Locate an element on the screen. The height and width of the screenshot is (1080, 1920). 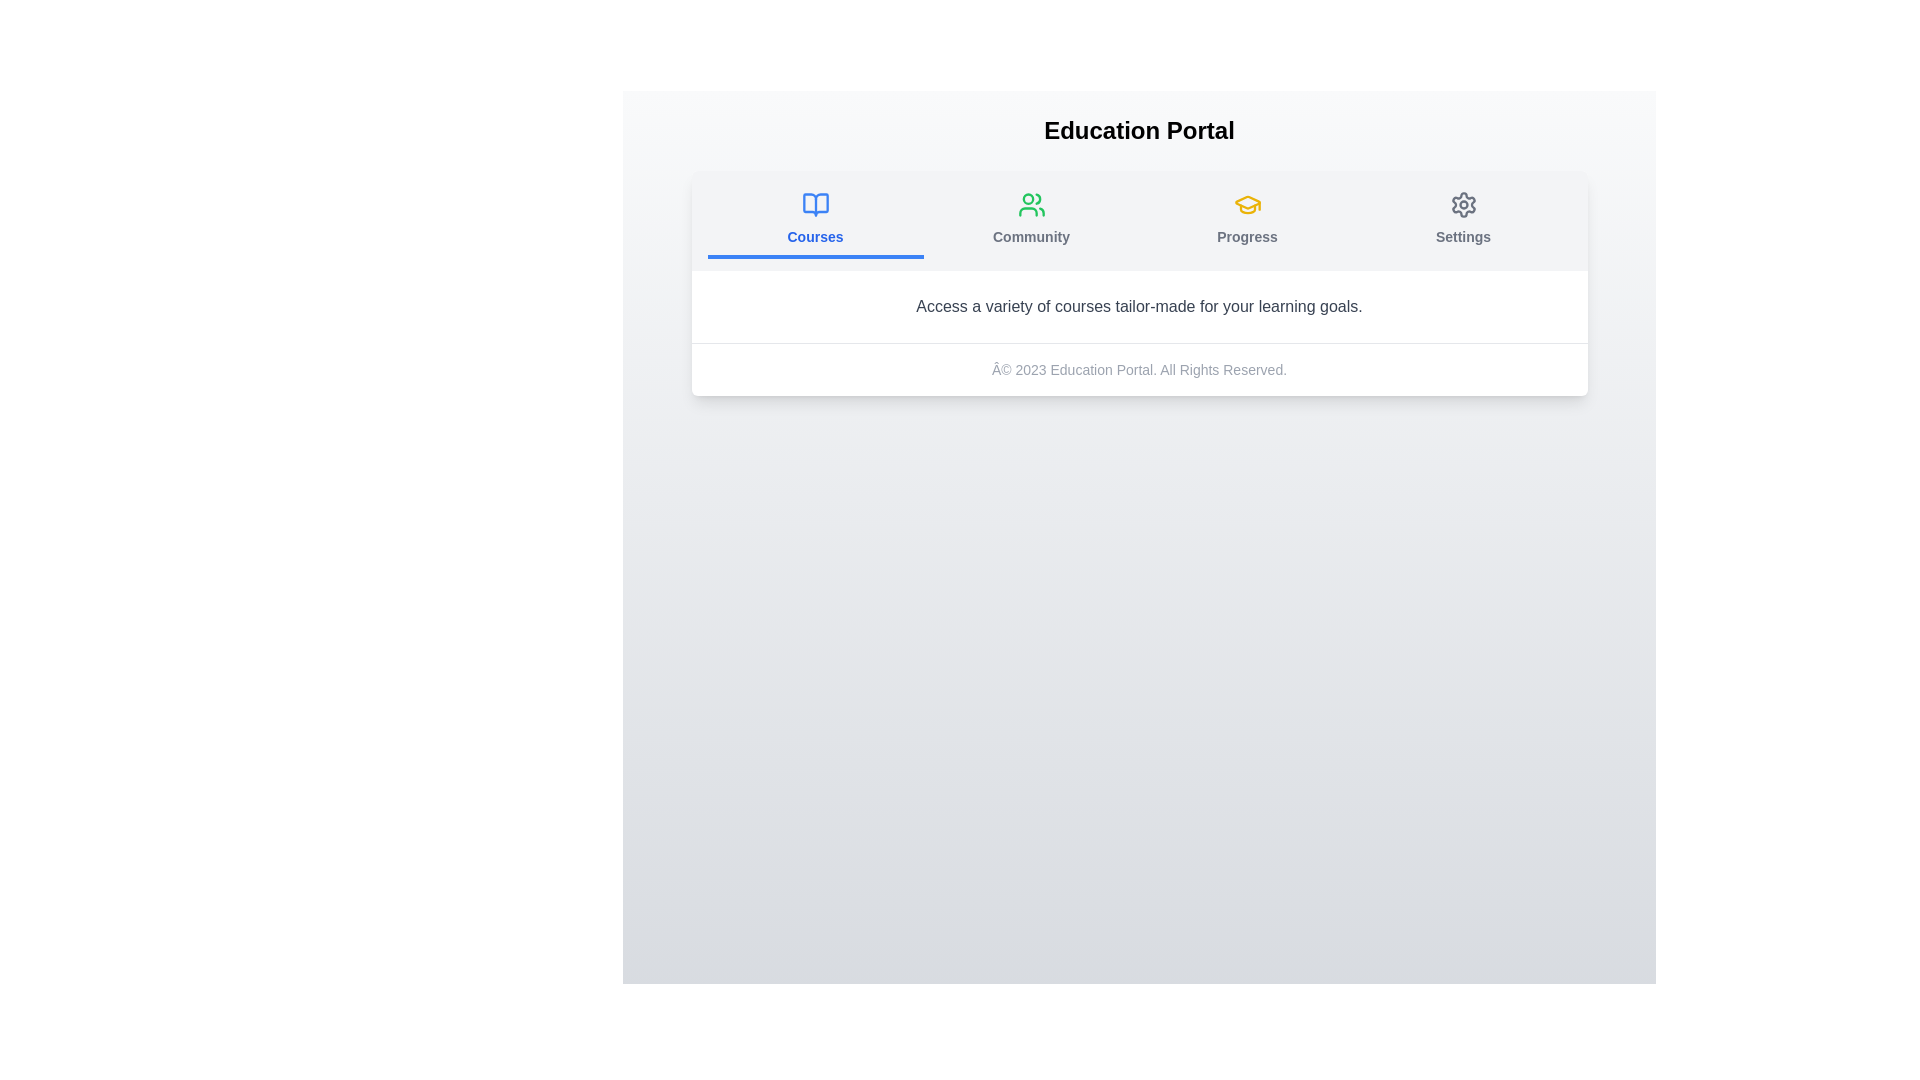
the Community icon located centrally in the Community section of the menu layout is located at coordinates (1031, 204).